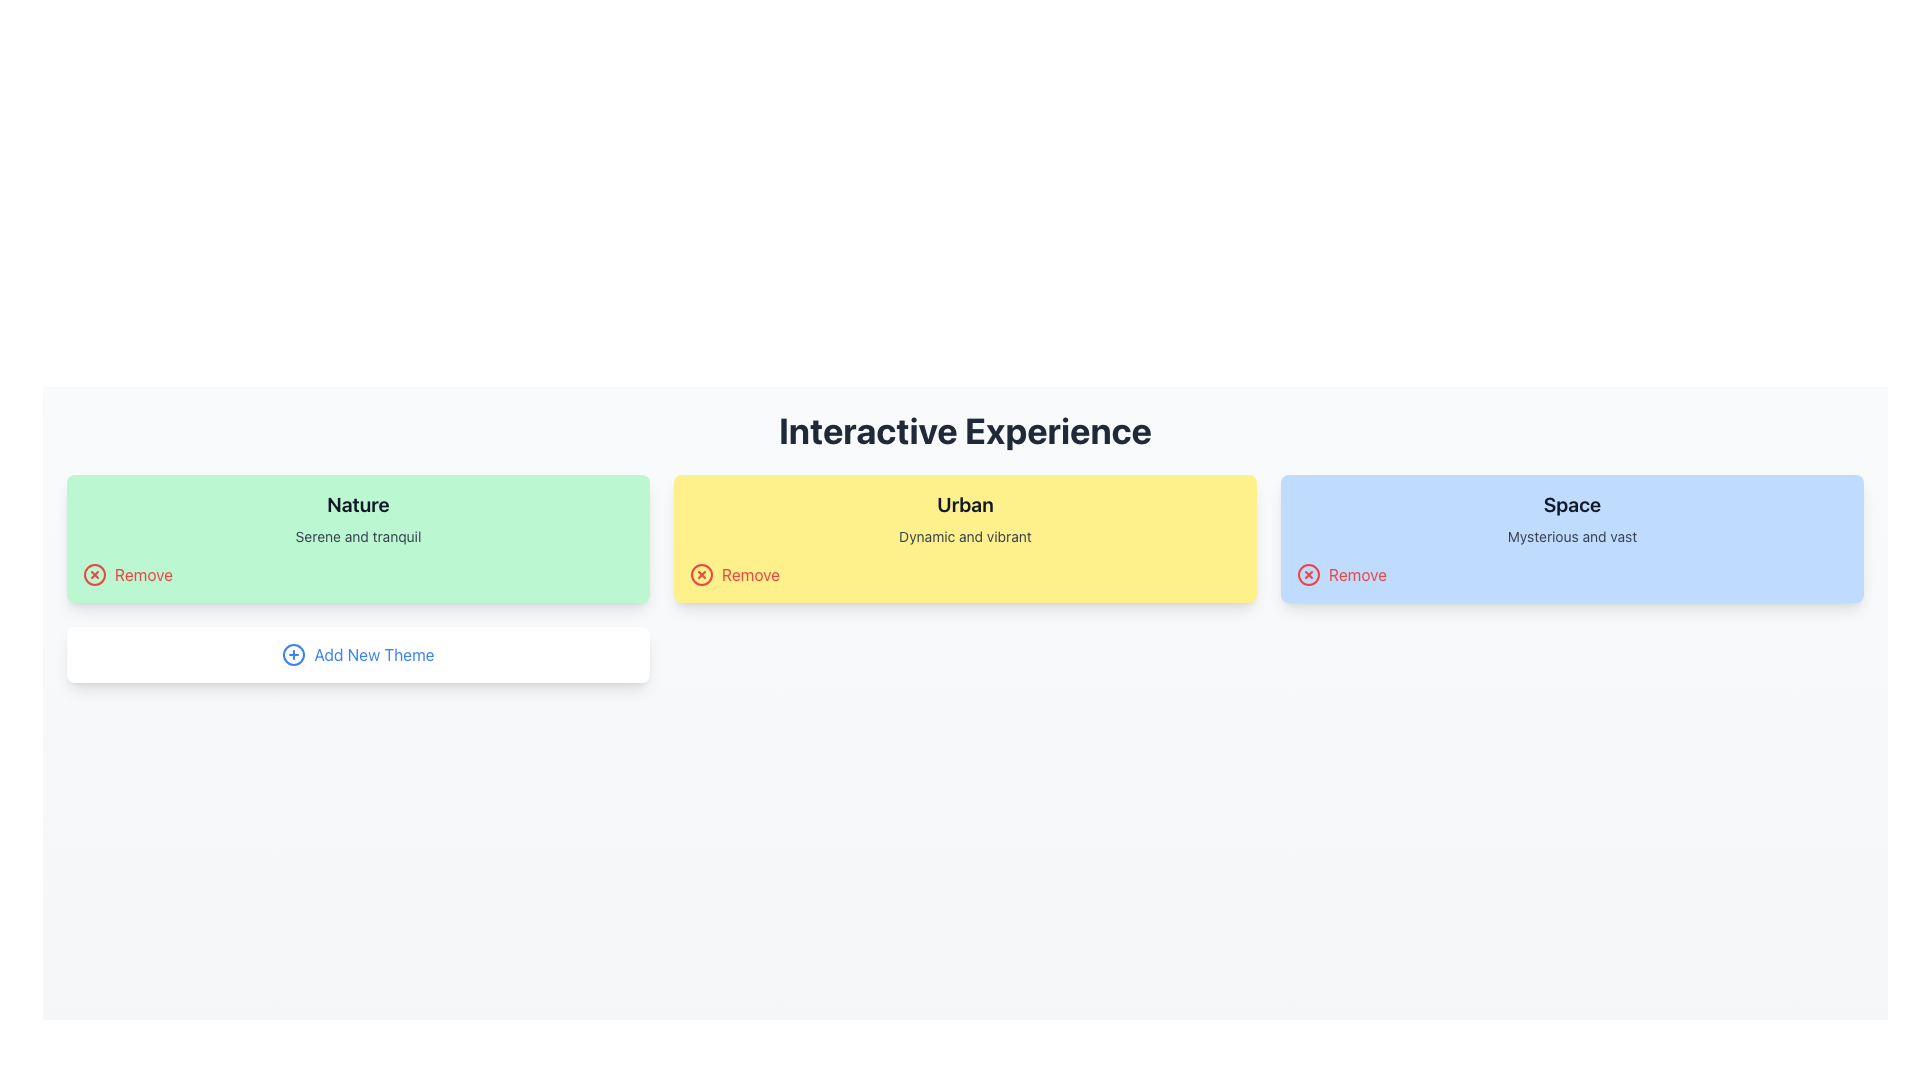 The width and height of the screenshot is (1920, 1080). What do you see at coordinates (1309, 574) in the screenshot?
I see `the interactive deletion icon located to the left of the 'Remove' text within the lower left corner of the card labeled 'Space'` at bounding box center [1309, 574].